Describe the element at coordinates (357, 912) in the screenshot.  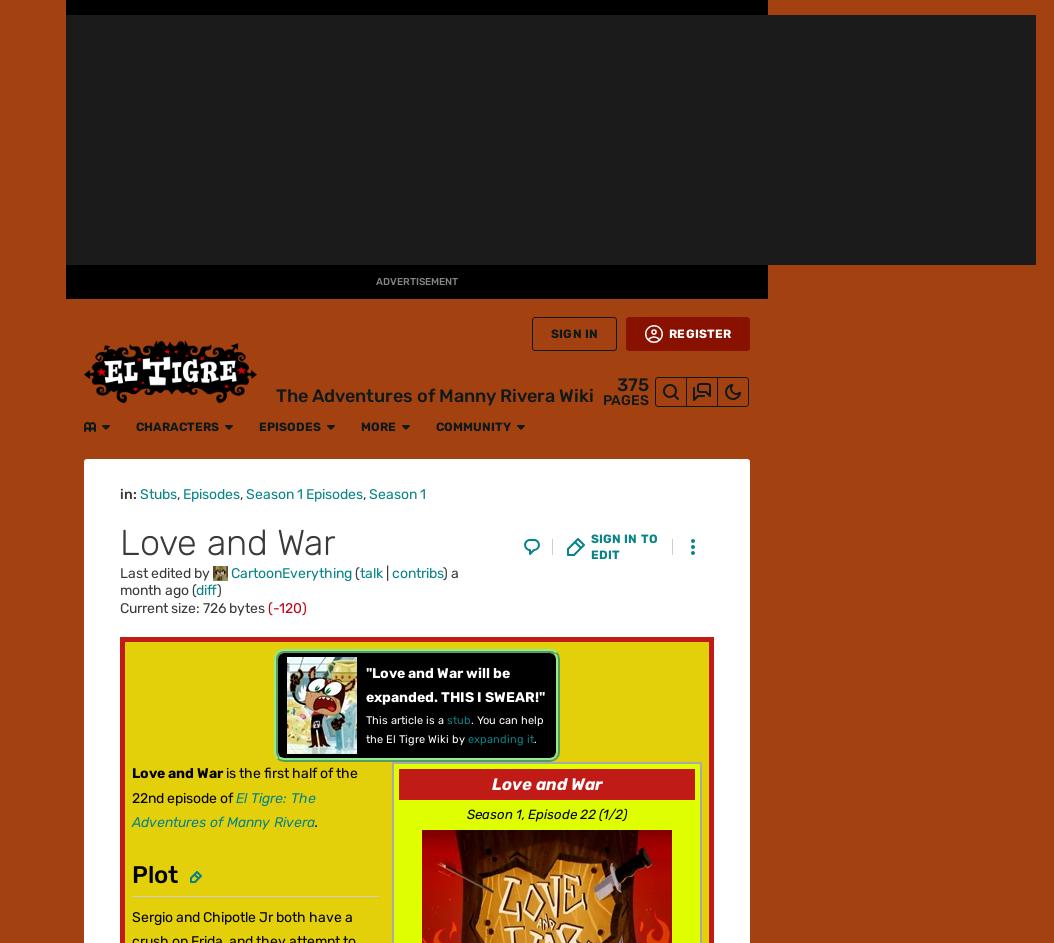
I see `'Terms of Use'` at that location.